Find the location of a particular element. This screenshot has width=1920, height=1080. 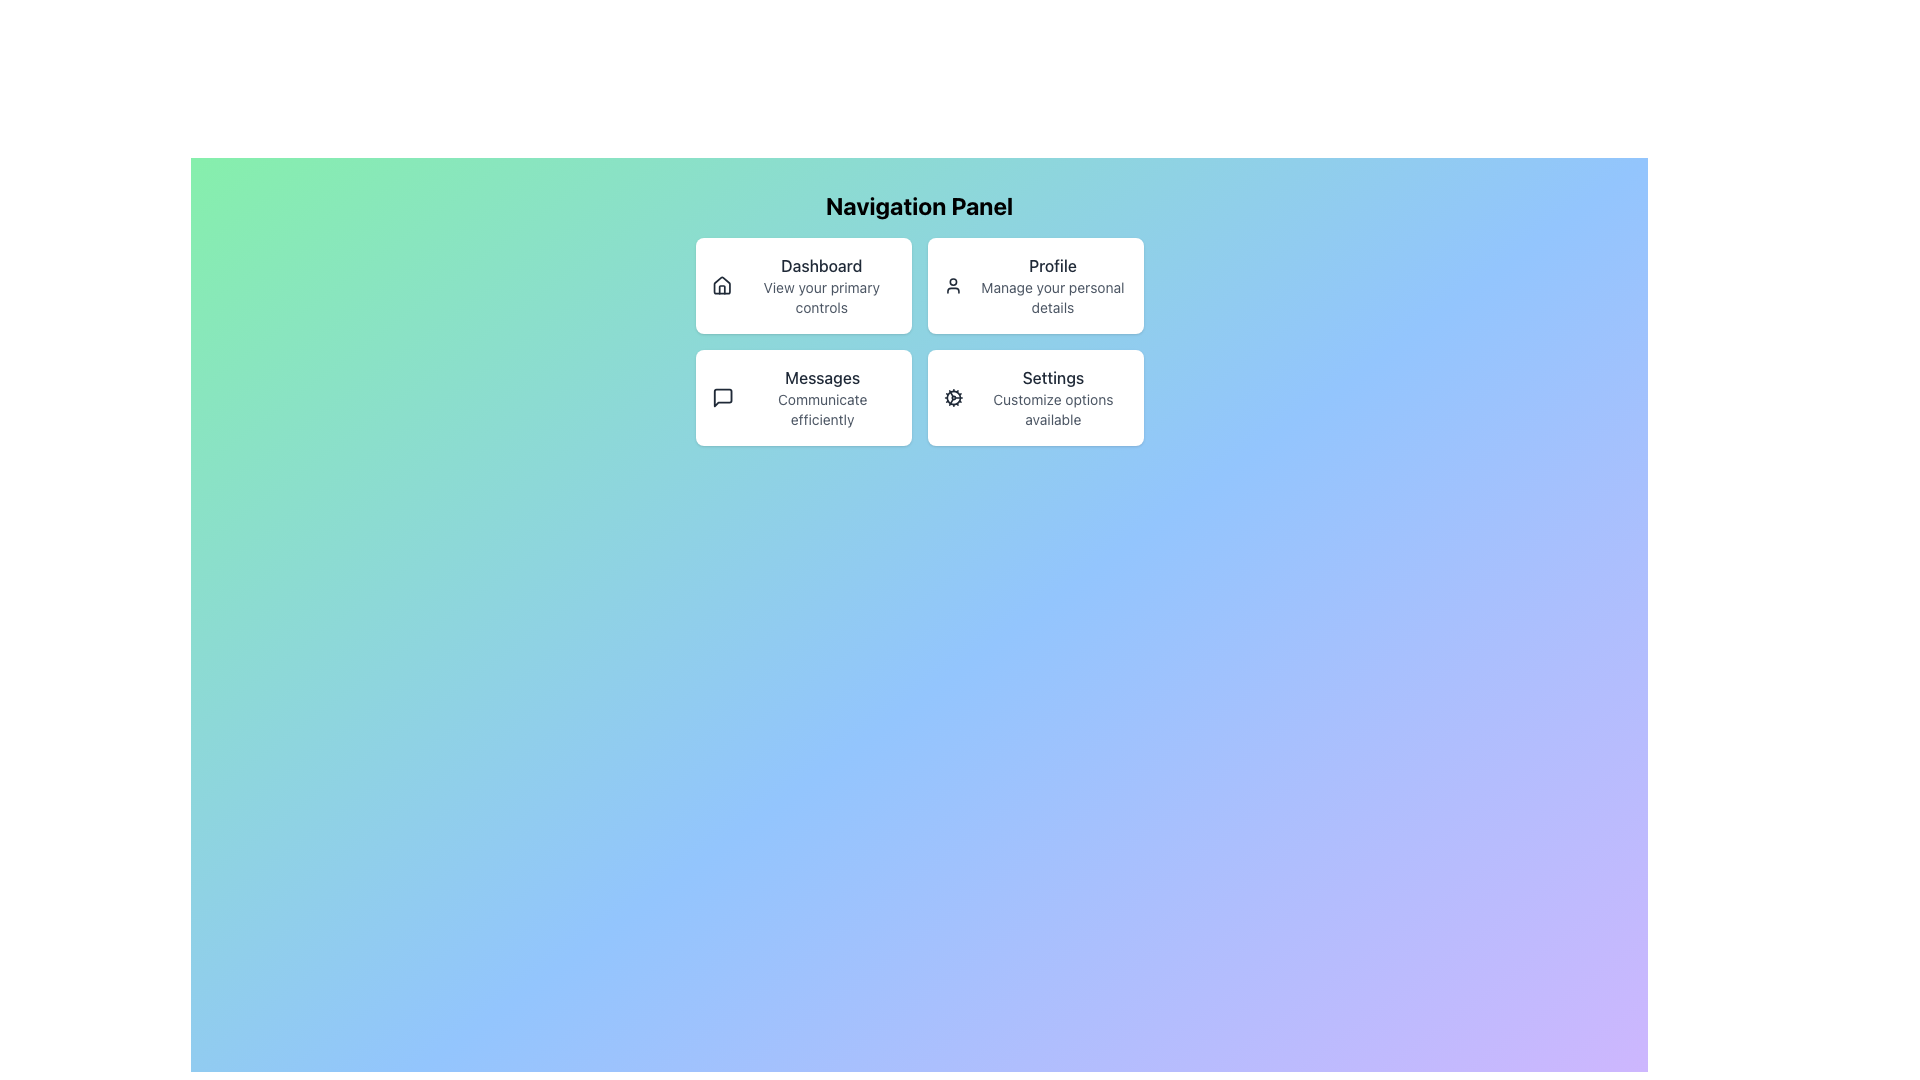

the static text label element that provides supplemental information related to the 'Settings' section, located directly below the 'Settings' text in the bottom-right quadrant of the user interface is located at coordinates (1052, 408).